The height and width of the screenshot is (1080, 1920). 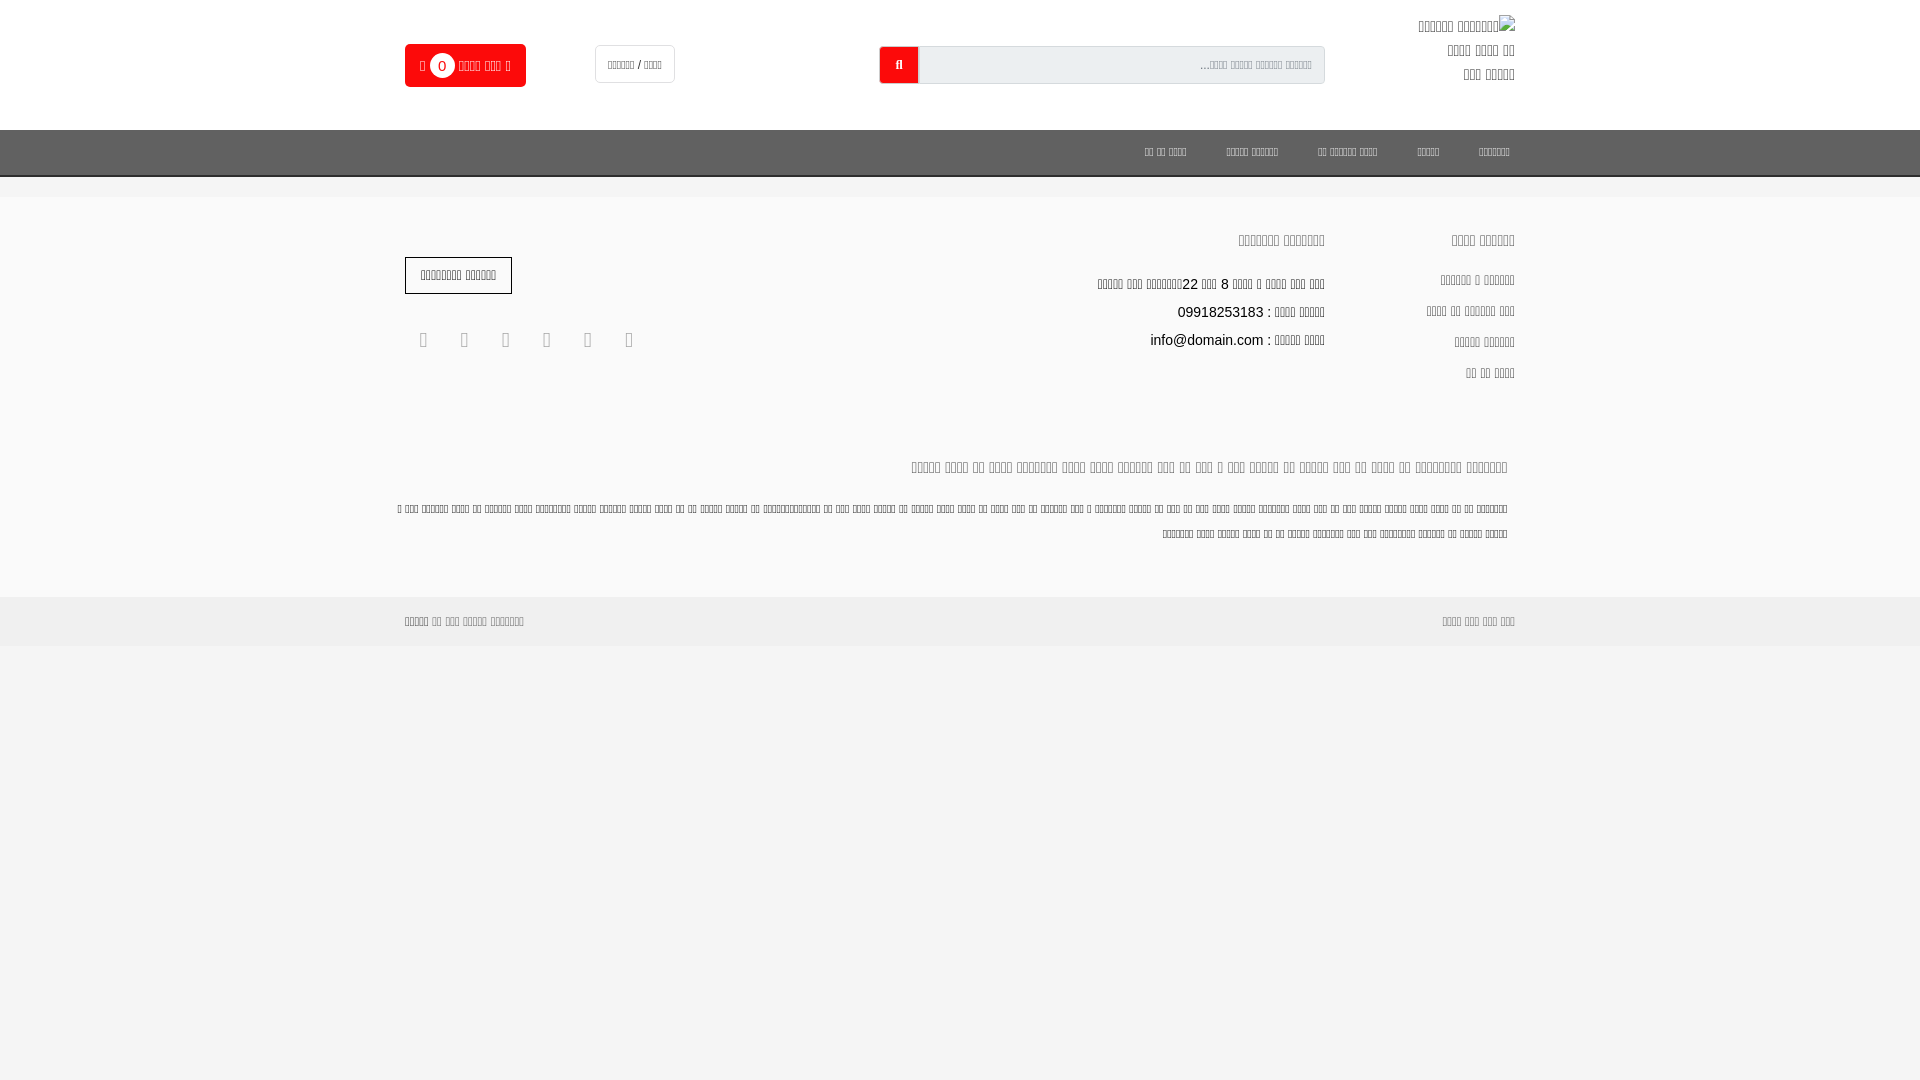 I want to click on 'rss', so click(x=463, y=339).